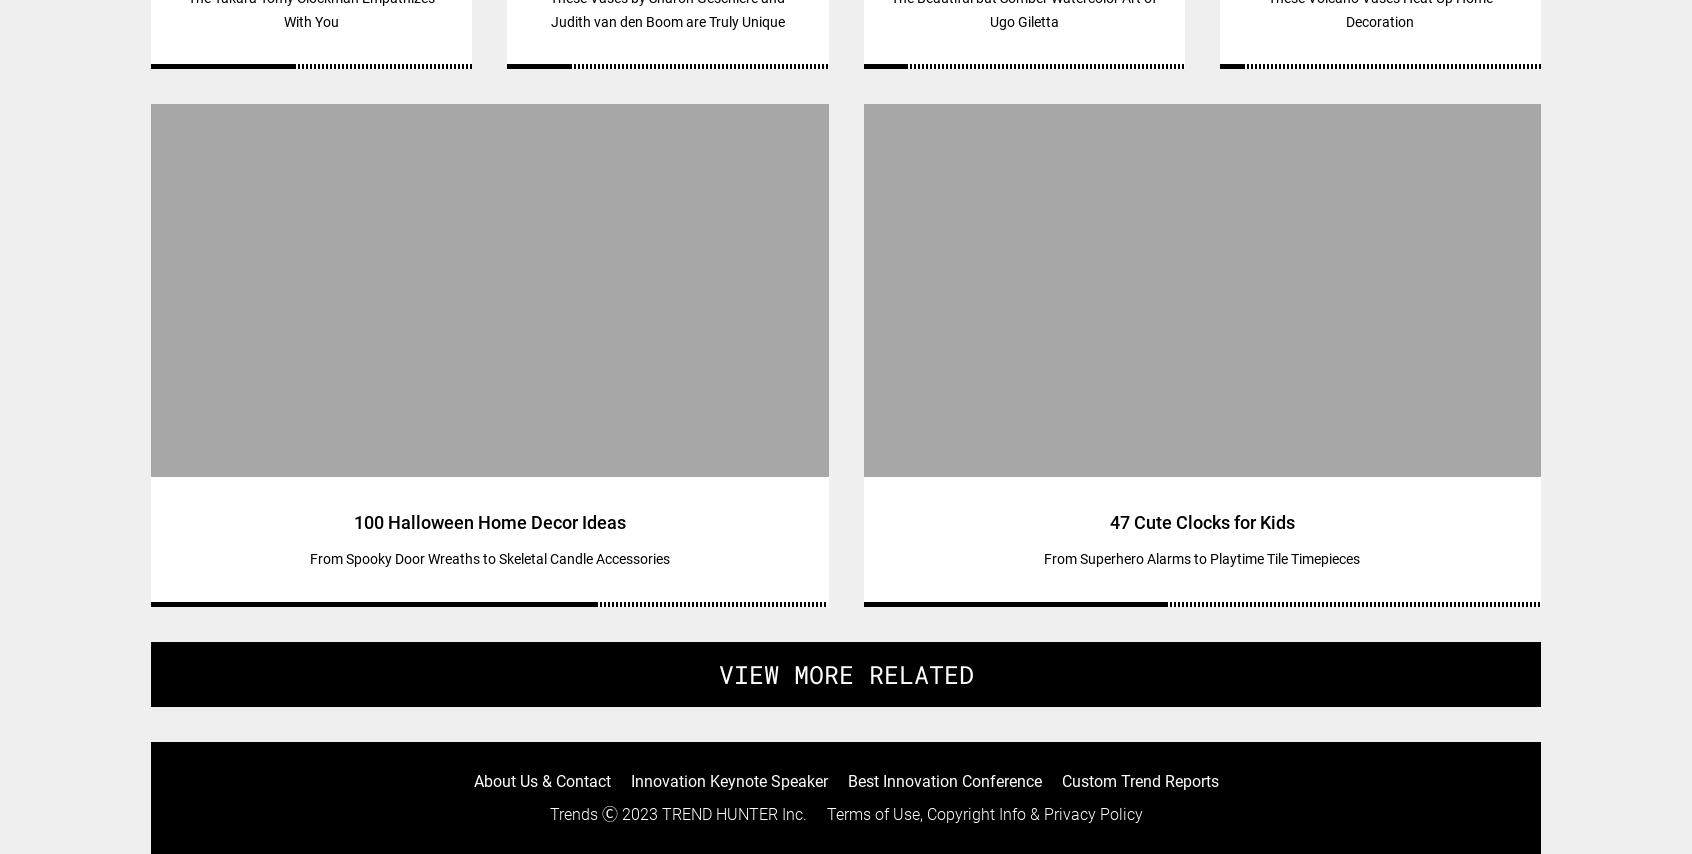 Image resolution: width=1692 pixels, height=854 pixels. Describe the element at coordinates (1201, 522) in the screenshot. I see `'47 Cute Clocks for Kids'` at that location.